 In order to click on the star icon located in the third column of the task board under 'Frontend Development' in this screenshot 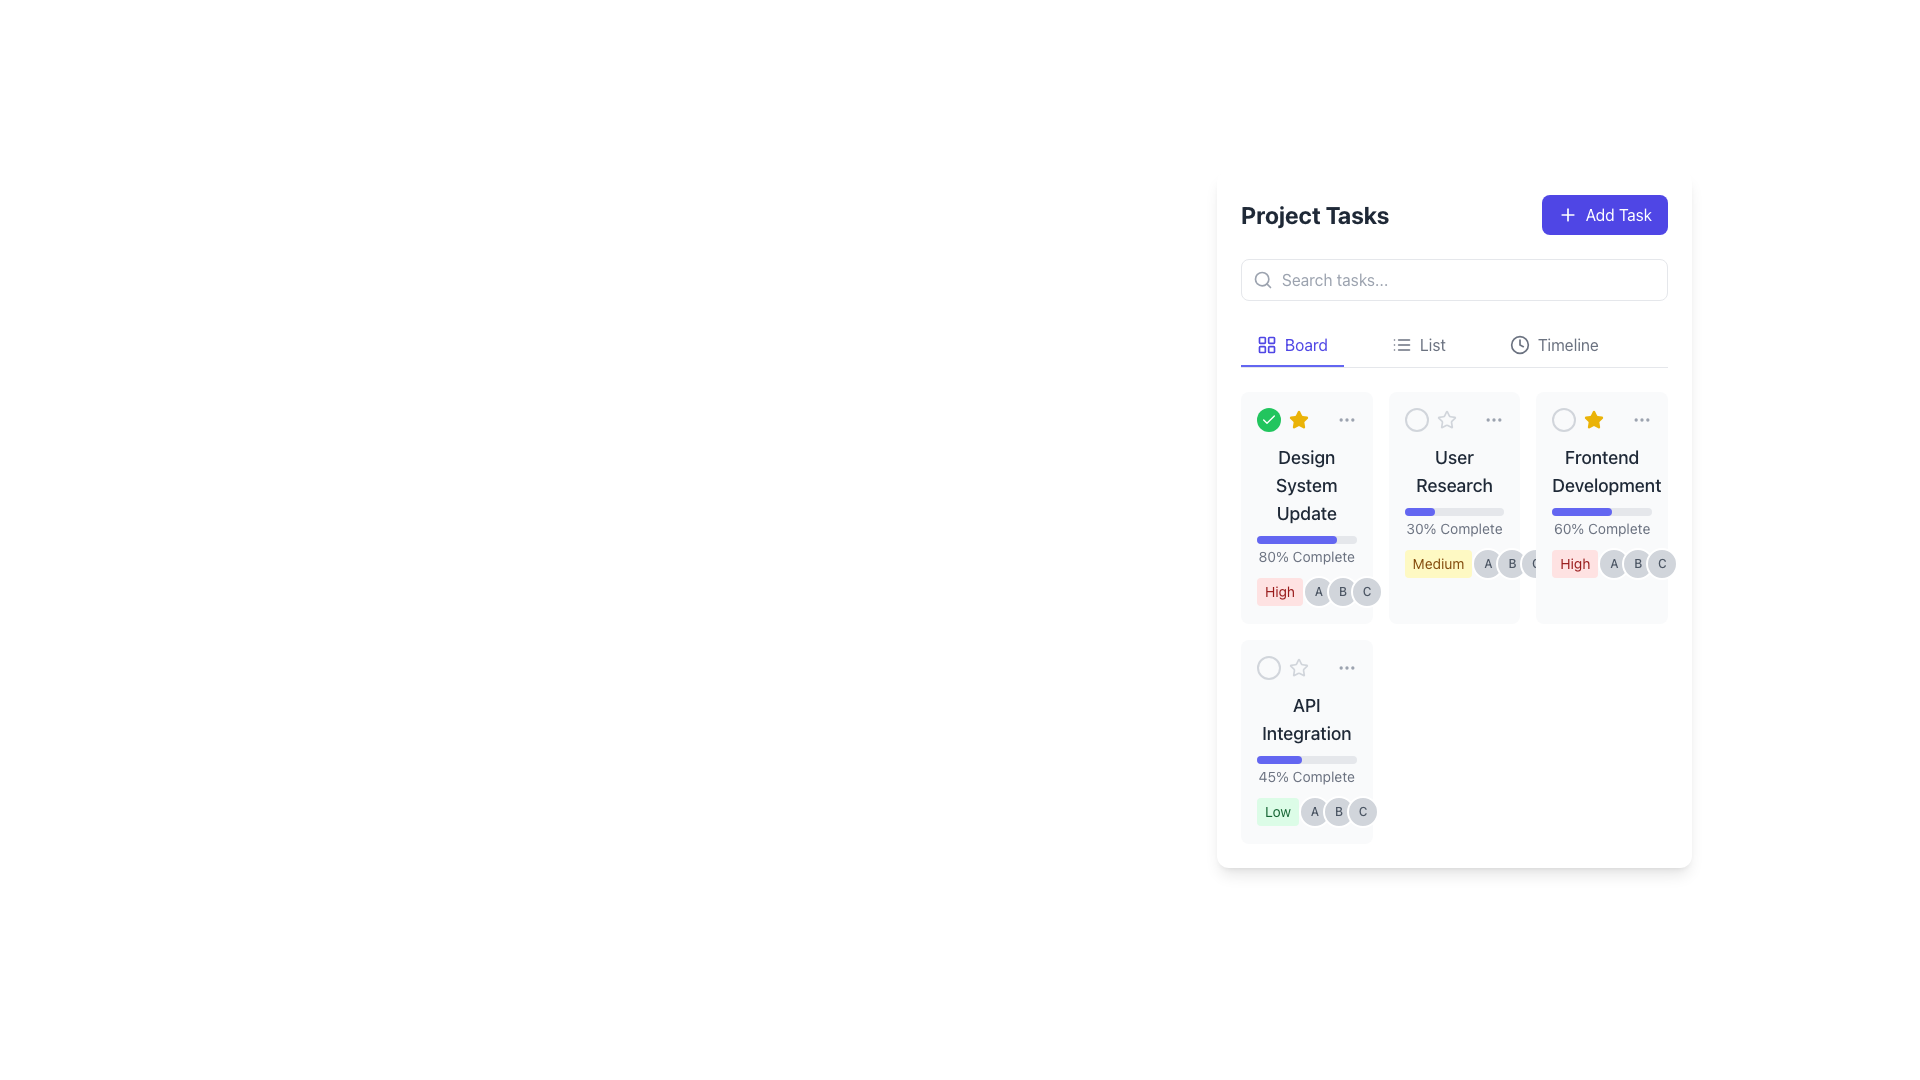, I will do `click(1593, 418)`.